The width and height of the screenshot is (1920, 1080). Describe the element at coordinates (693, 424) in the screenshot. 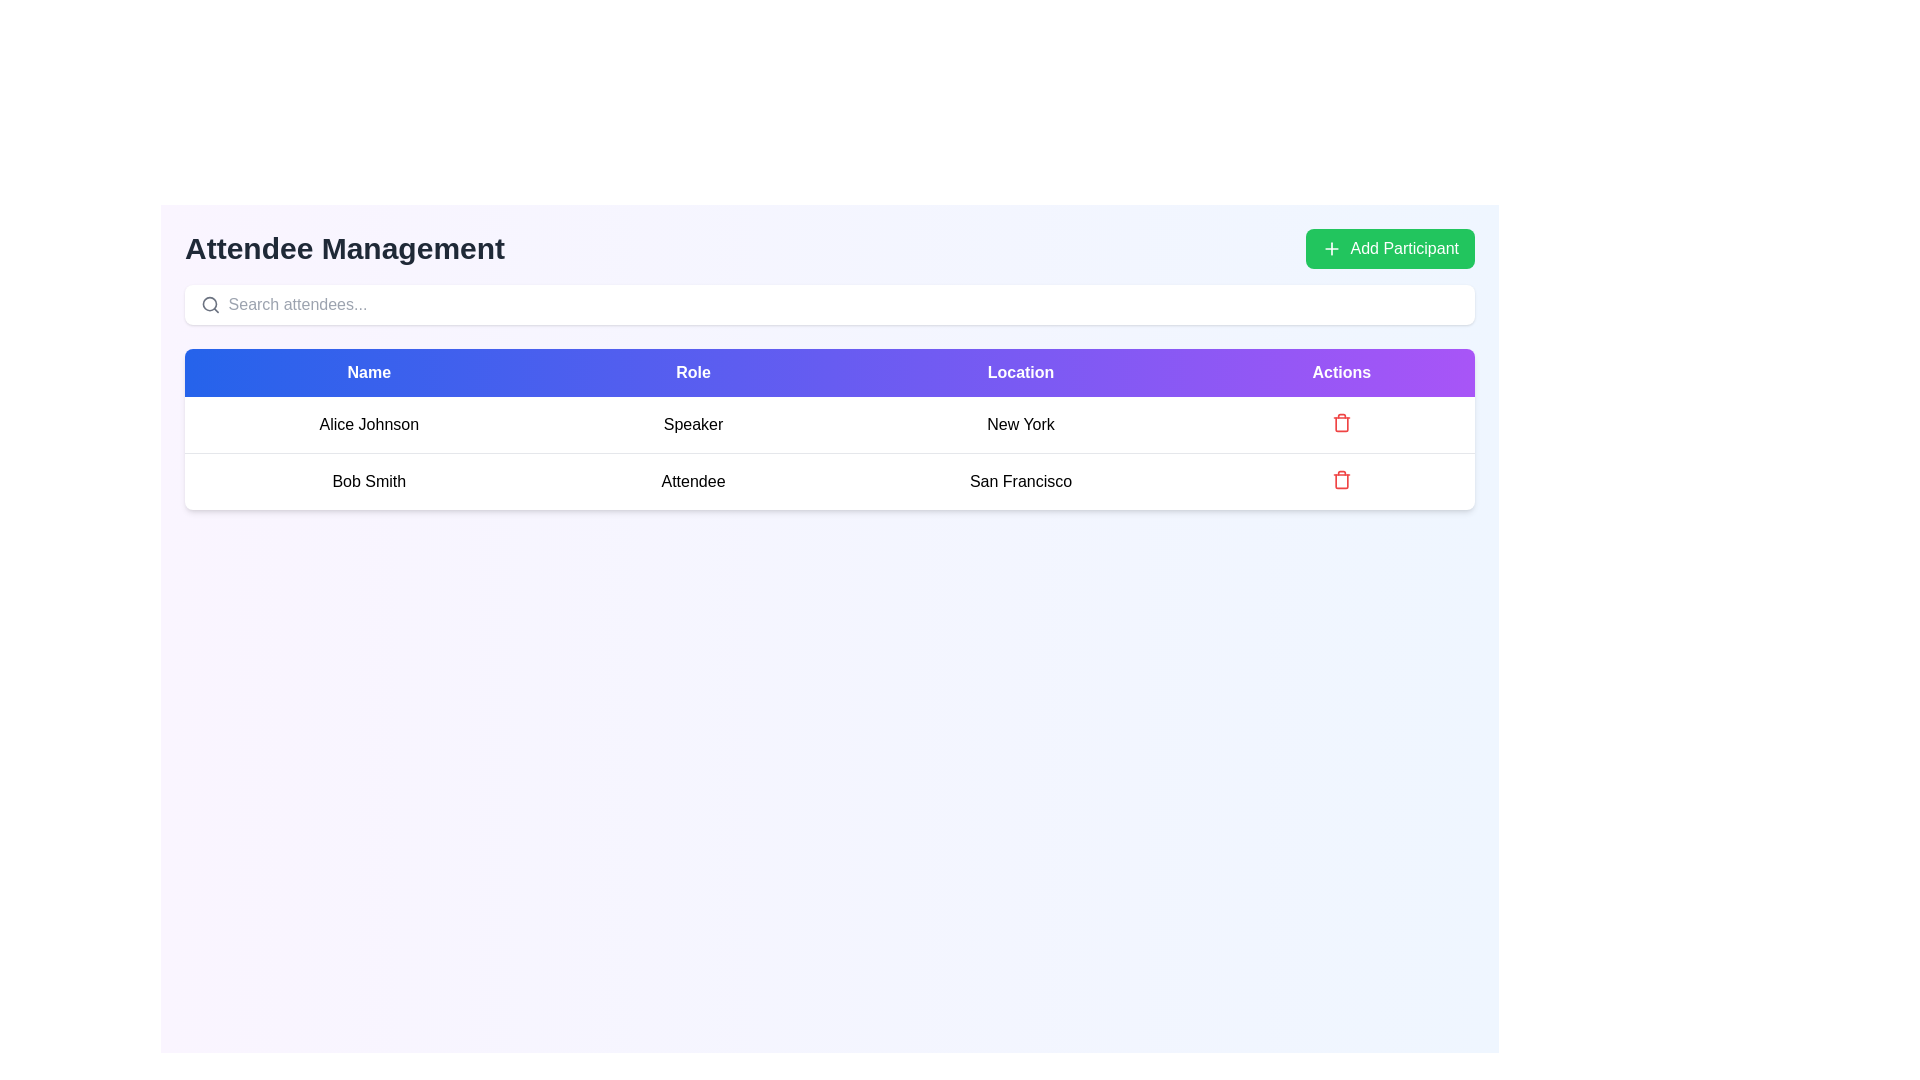

I see `the 'Speaker' text label located in the second column of the first row of the table, which is between 'Alice Johnson' and 'New York'` at that location.